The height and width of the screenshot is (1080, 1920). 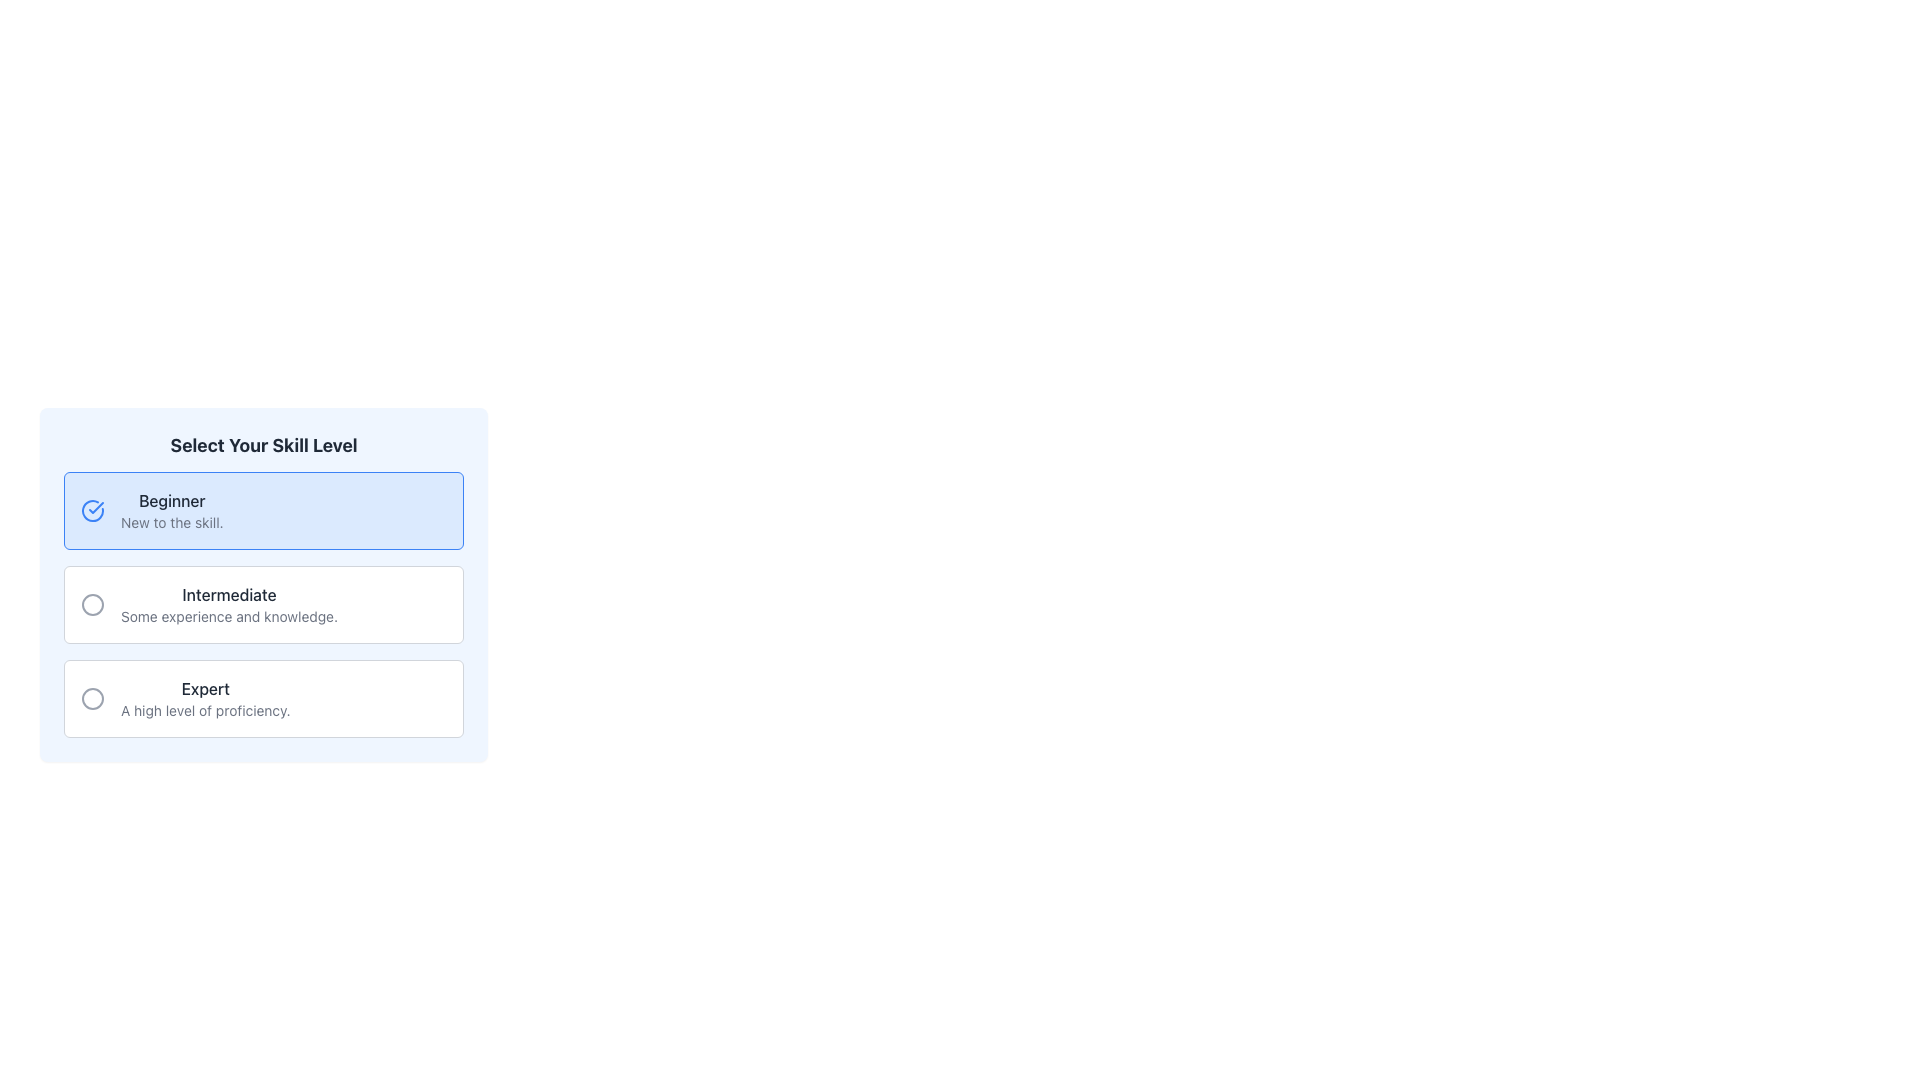 I want to click on the 'Expert' radio button with the description 'A high level of proficiency.', so click(x=263, y=697).